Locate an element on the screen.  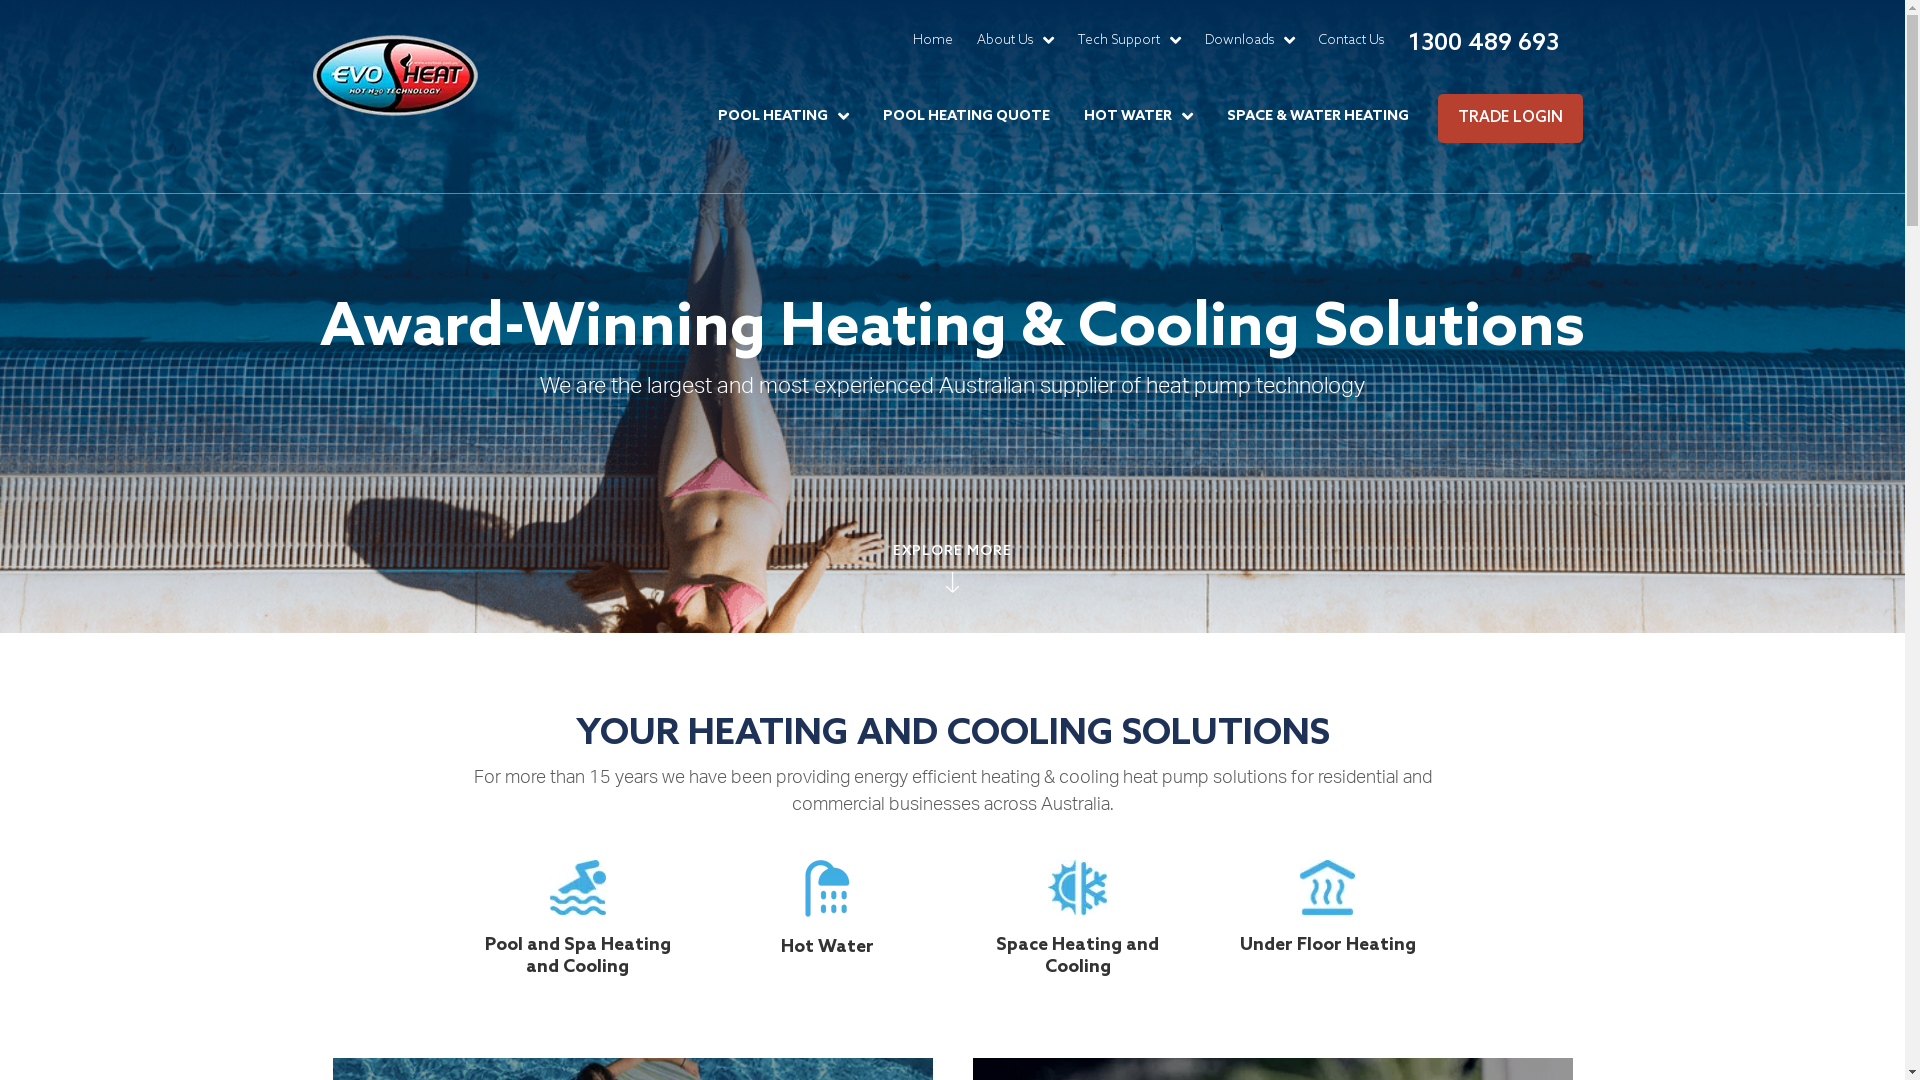
'Contact Us' is located at coordinates (1350, 40).